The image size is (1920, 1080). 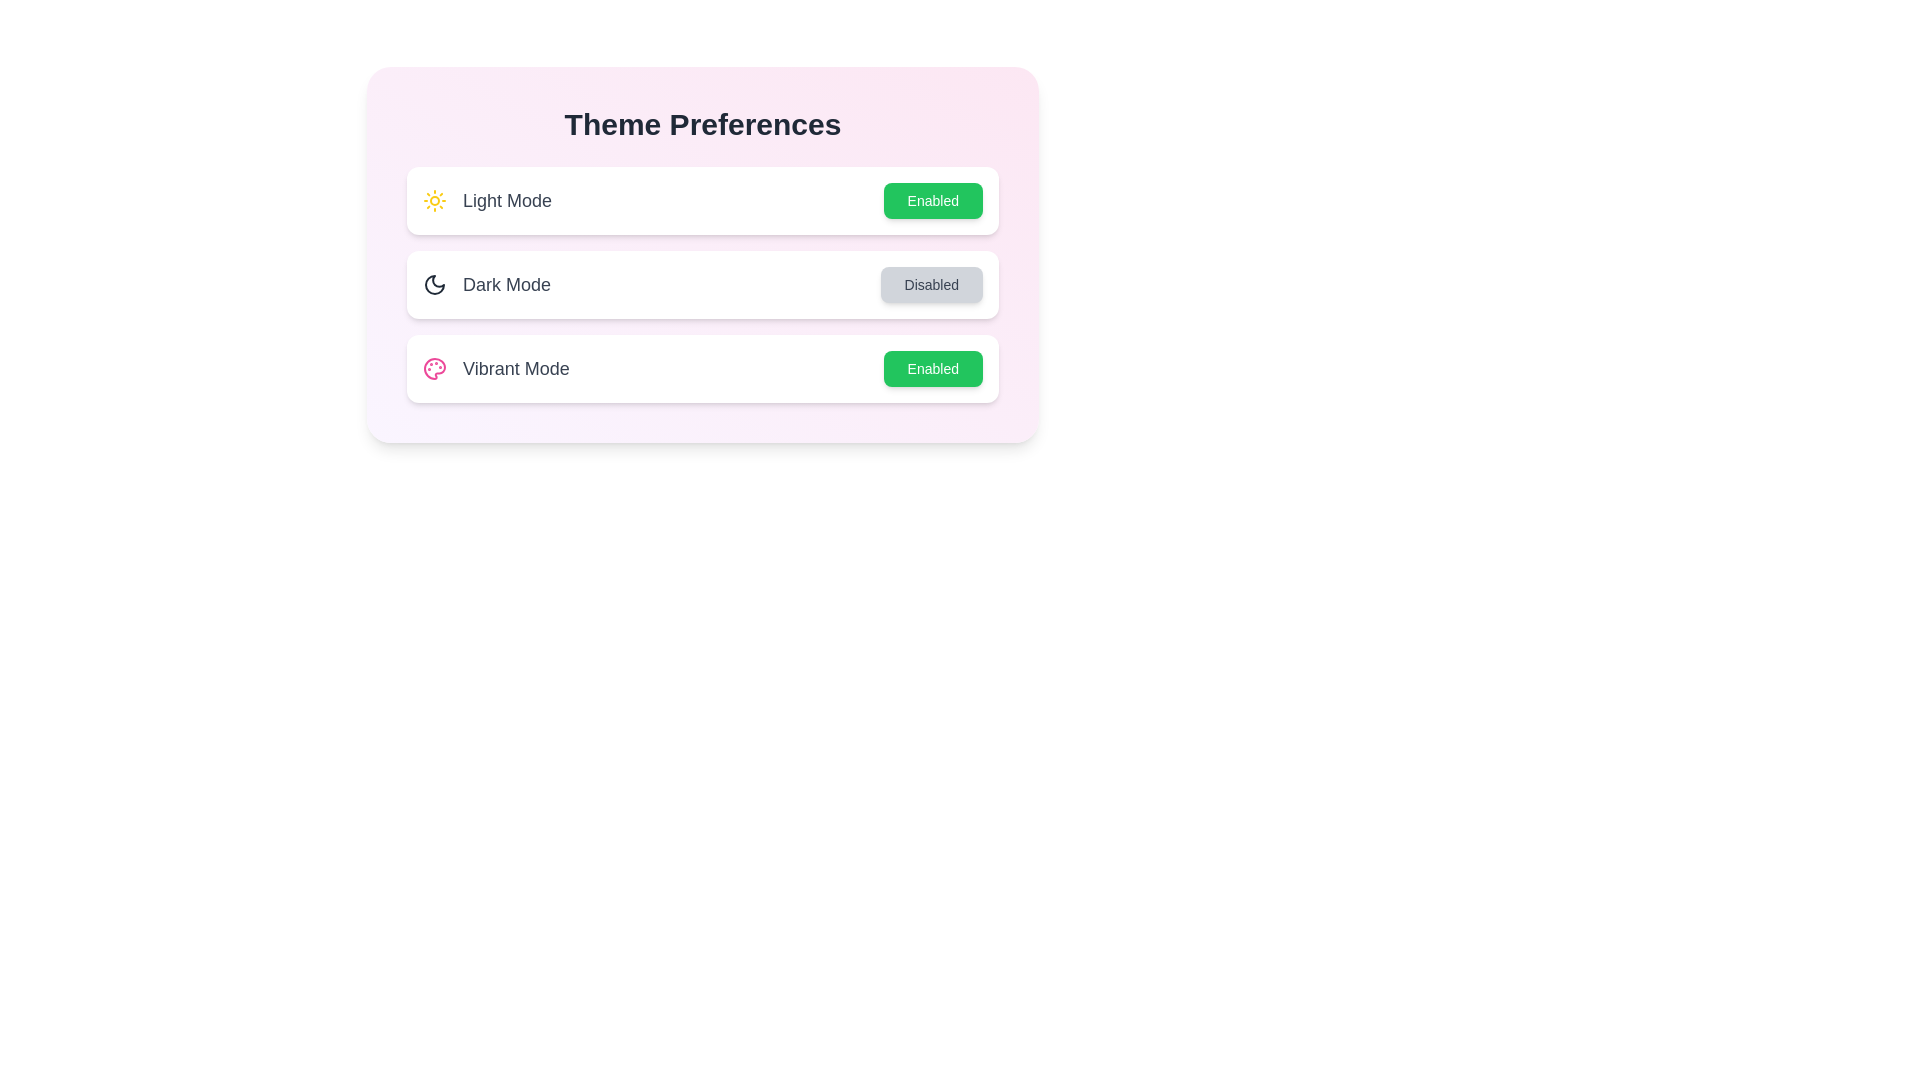 I want to click on the description and icon of the theme Light Mode, so click(x=434, y=200).